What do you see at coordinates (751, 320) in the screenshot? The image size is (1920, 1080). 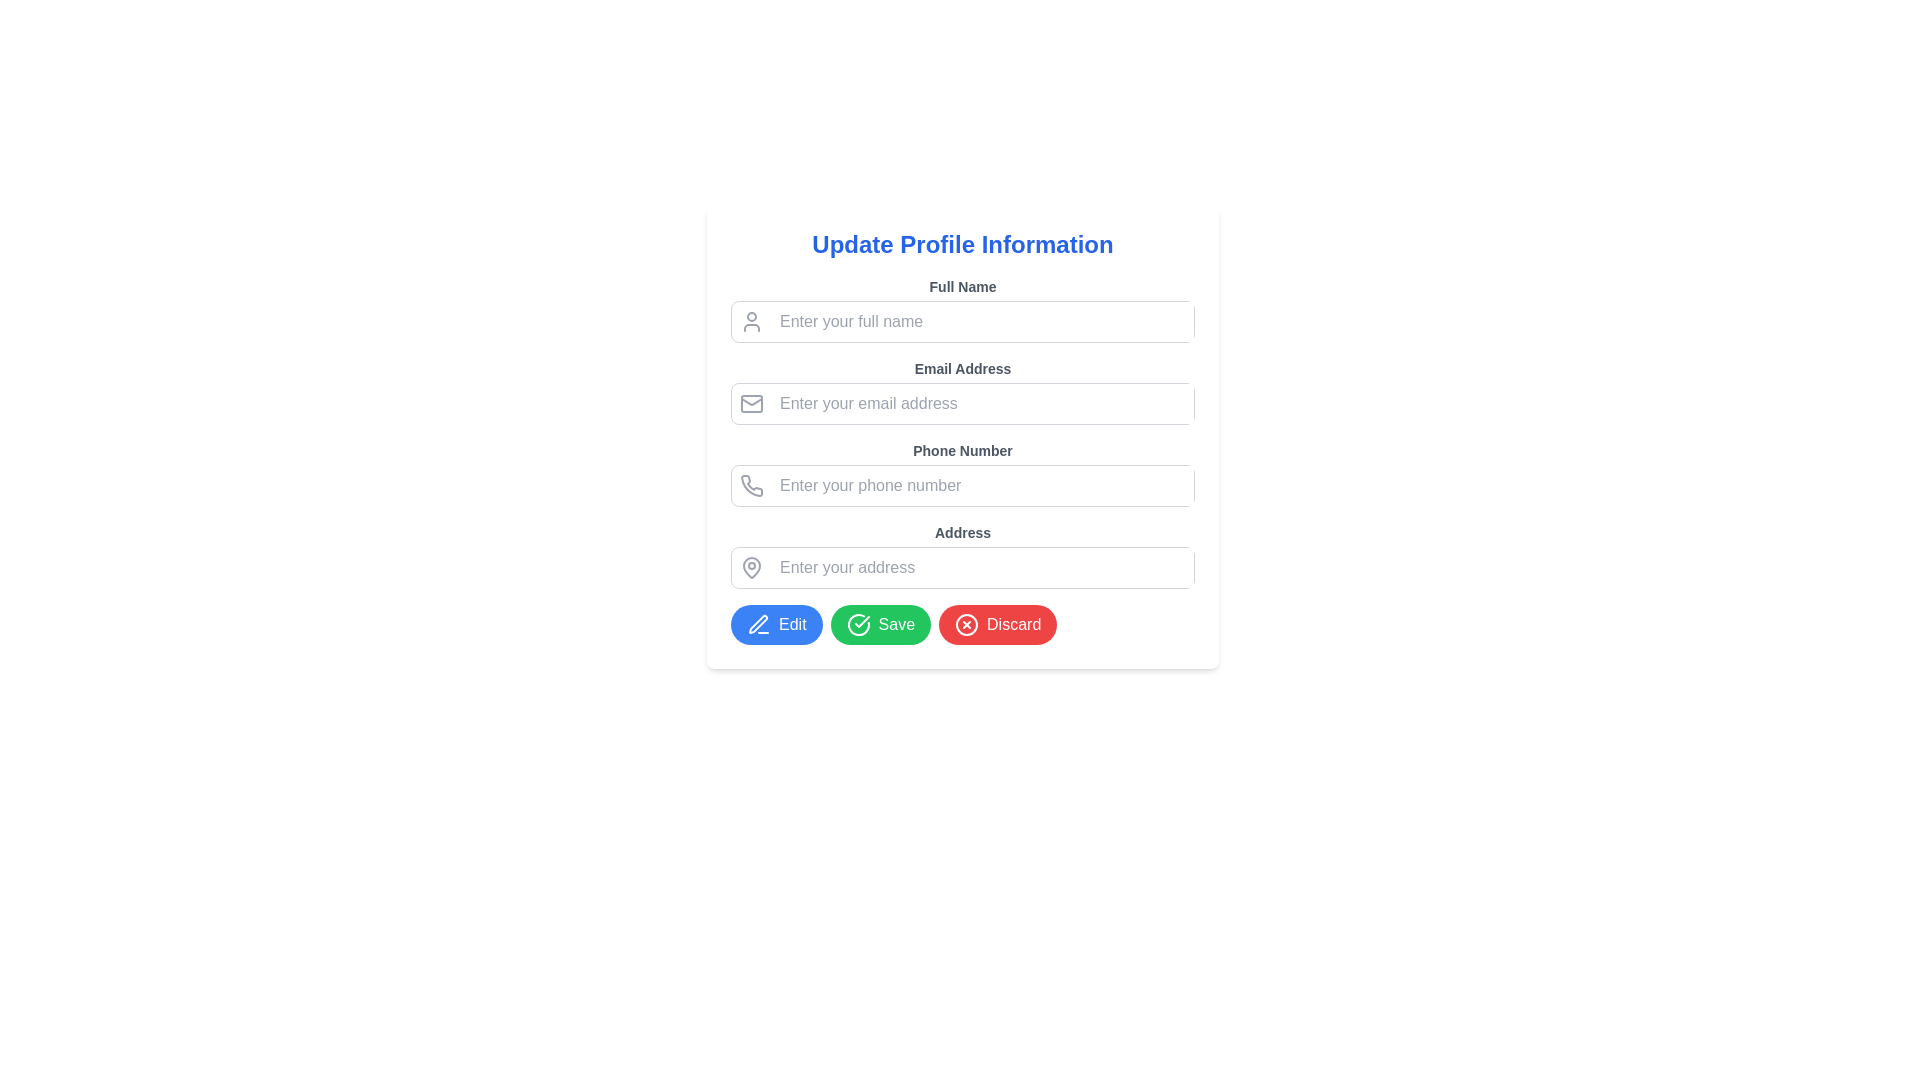 I see `the decorative icon that indicates the adjacent text field is for entering a user's full name, which is positioned to the left of the 'Full Name' input field` at bounding box center [751, 320].